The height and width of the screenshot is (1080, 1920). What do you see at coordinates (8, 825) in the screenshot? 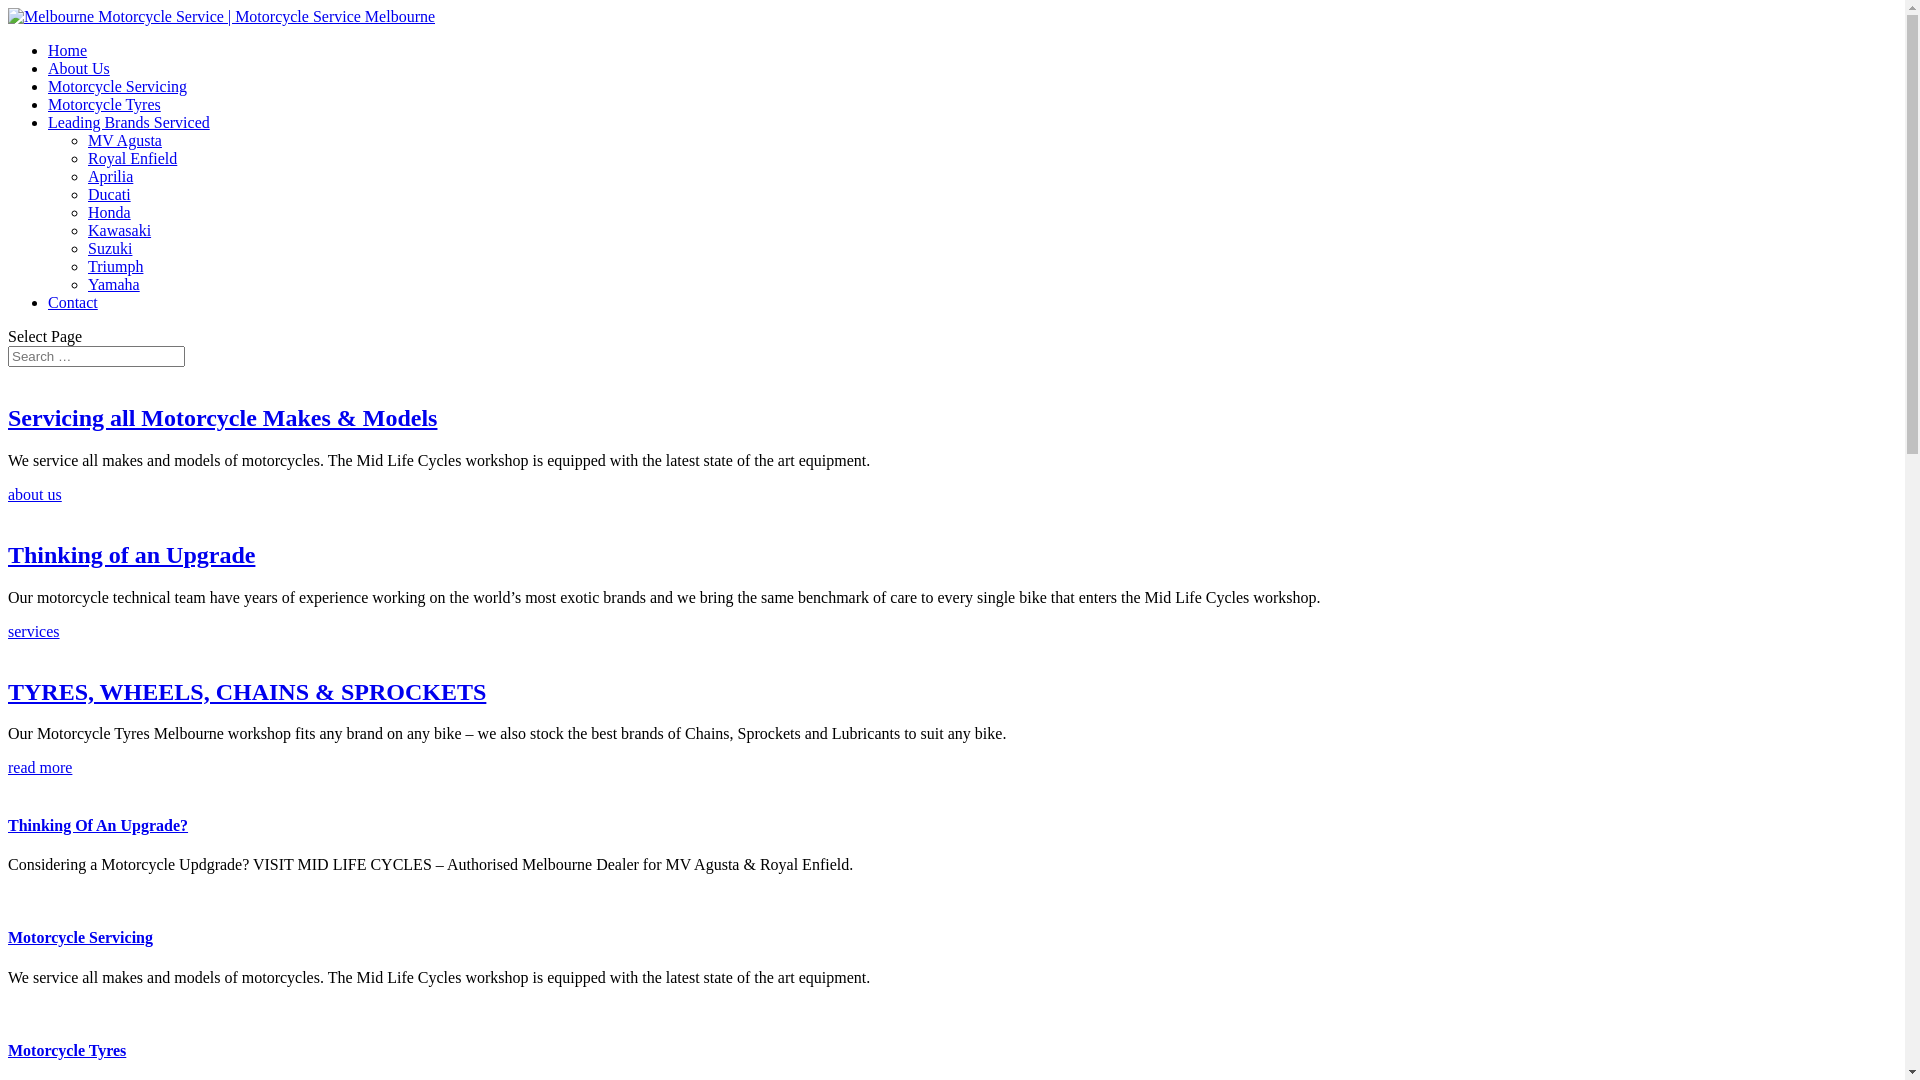
I see `'Thinking Of An Upgrade?'` at bounding box center [8, 825].